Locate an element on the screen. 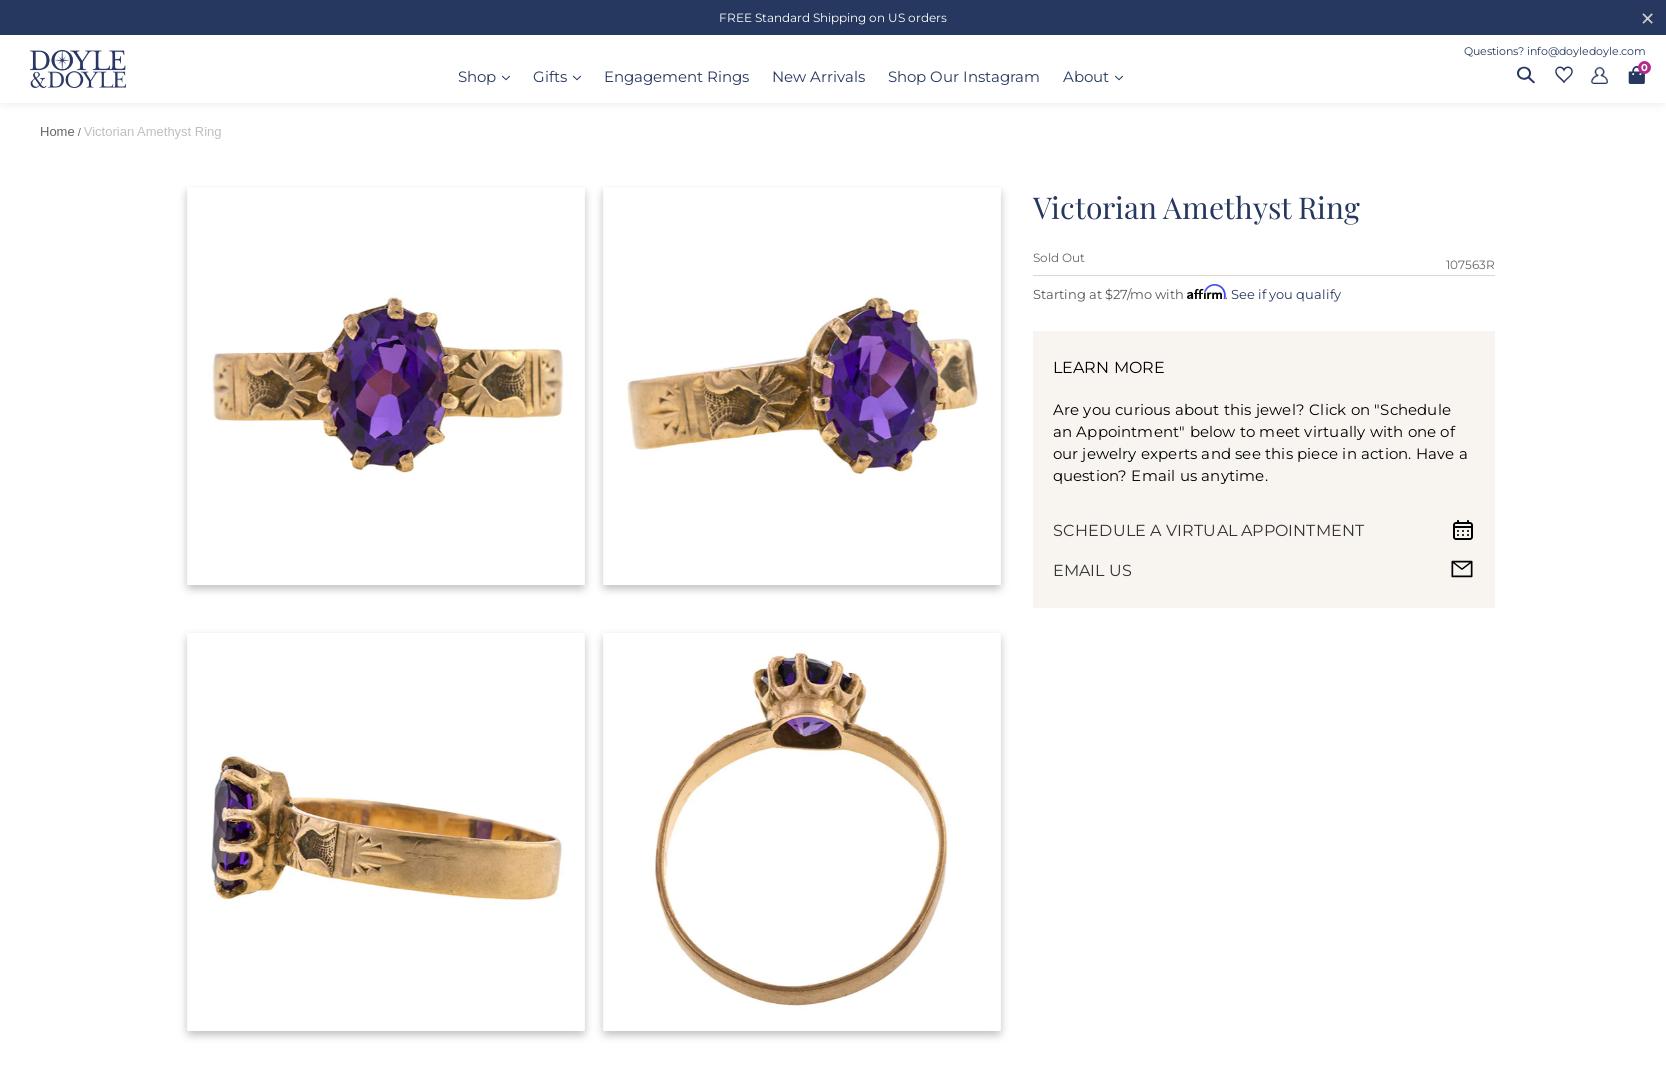  '.' is located at coordinates (1227, 291).